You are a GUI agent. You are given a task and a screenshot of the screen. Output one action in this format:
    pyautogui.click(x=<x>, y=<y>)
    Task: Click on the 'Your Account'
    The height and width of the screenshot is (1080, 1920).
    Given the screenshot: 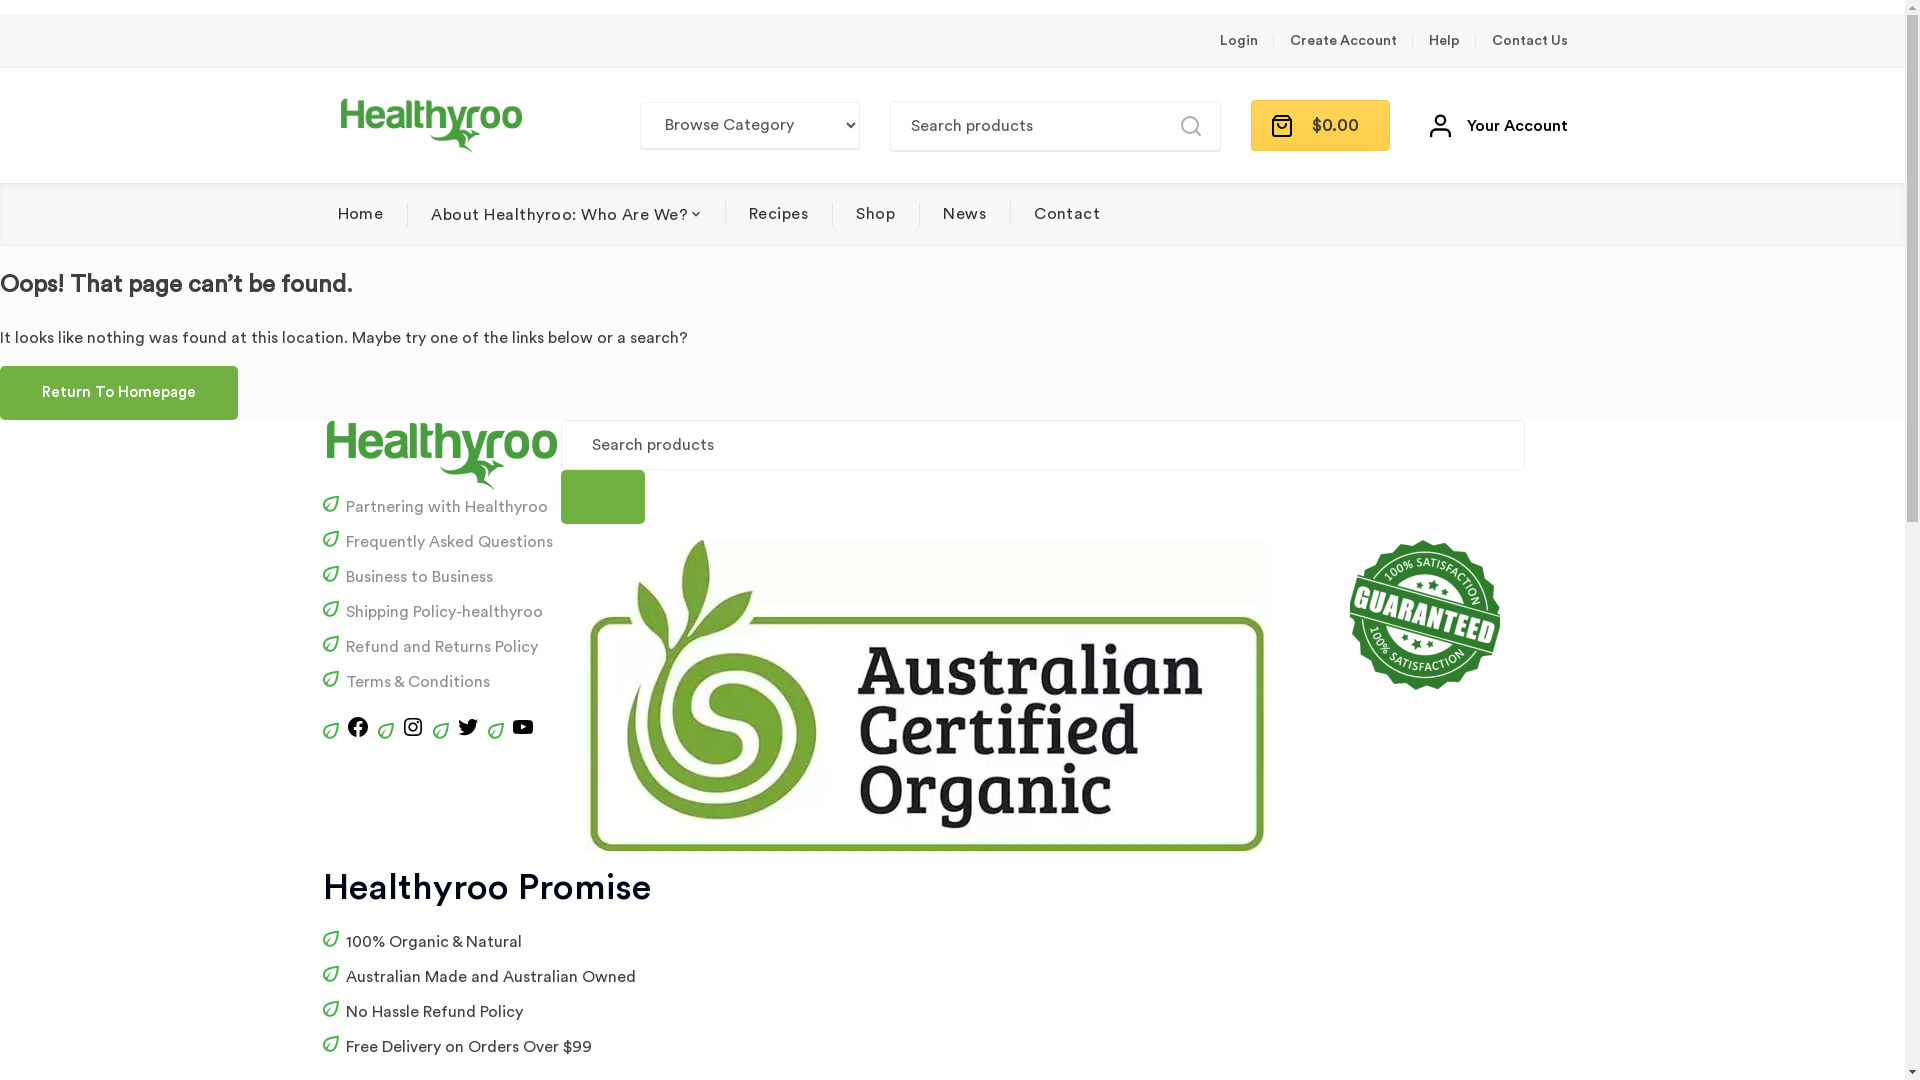 What is the action you would take?
    pyautogui.click(x=1429, y=126)
    